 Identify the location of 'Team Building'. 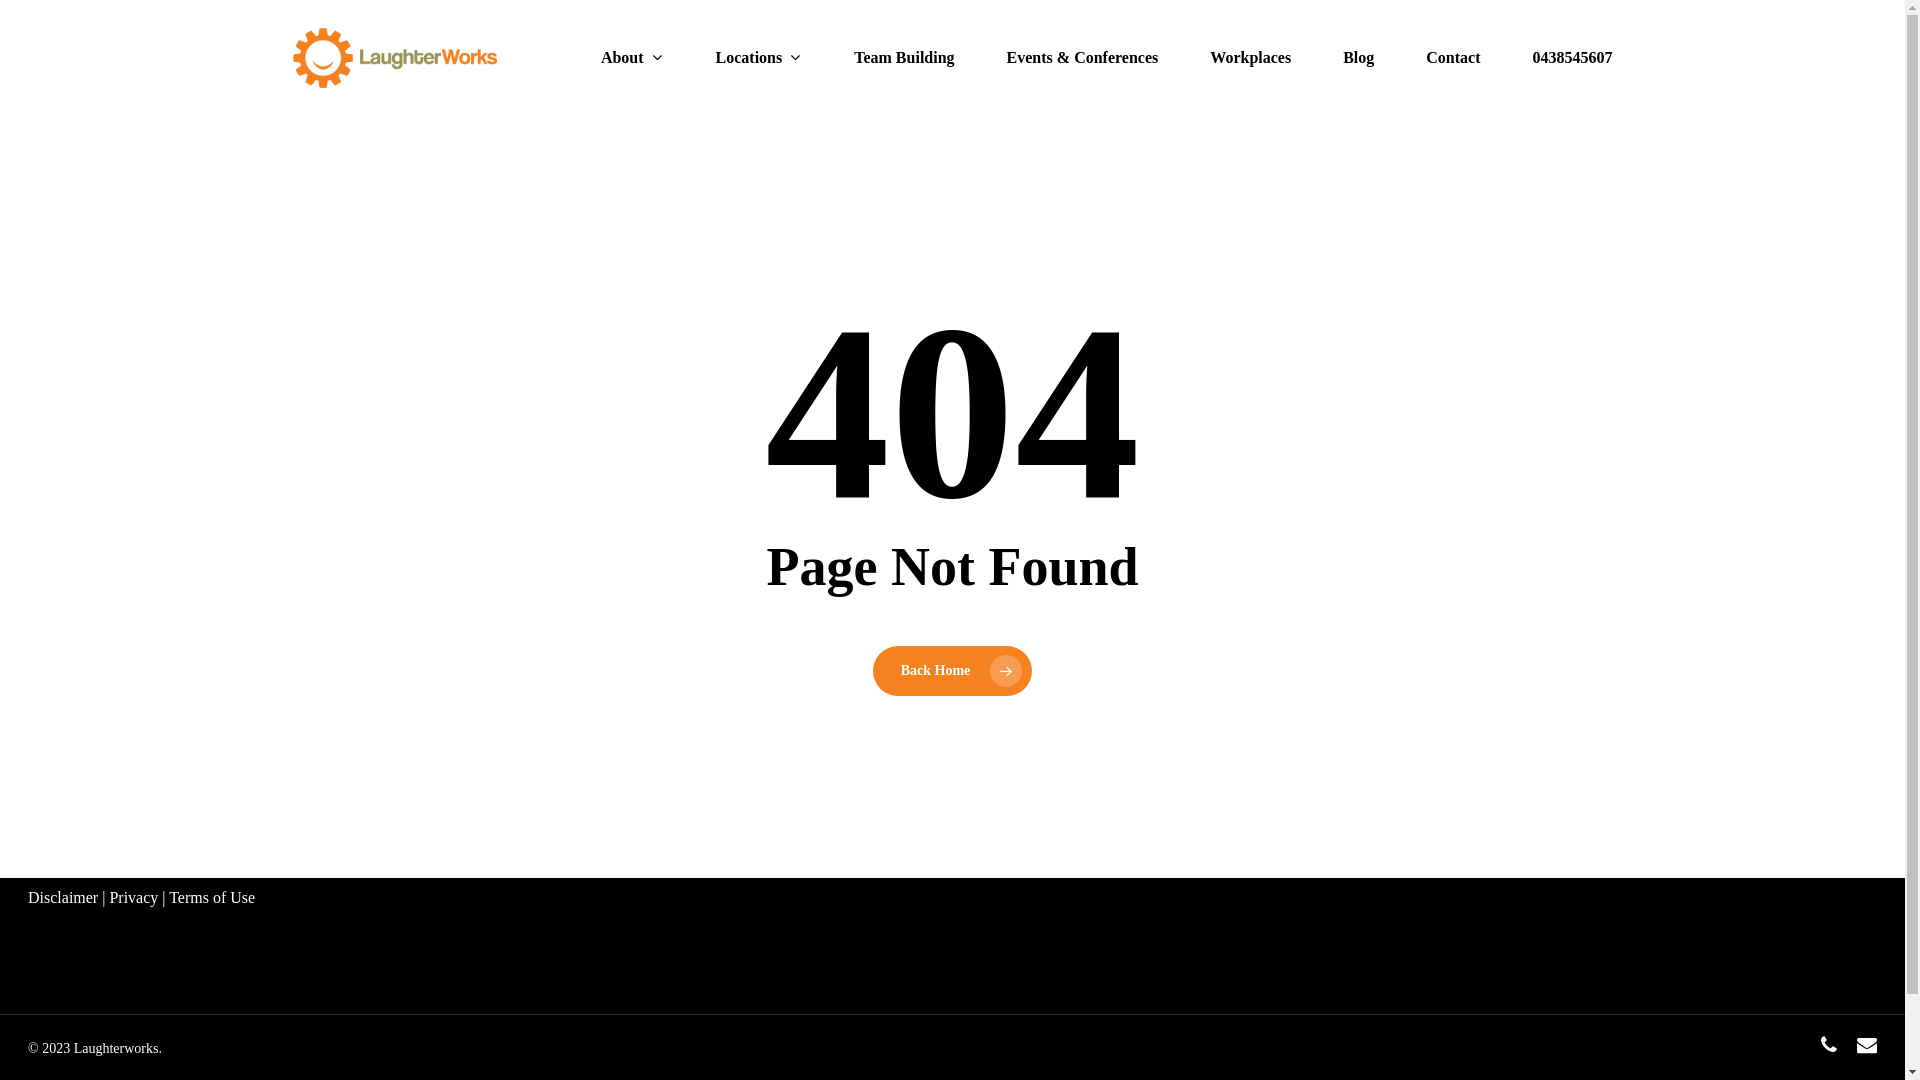
(902, 56).